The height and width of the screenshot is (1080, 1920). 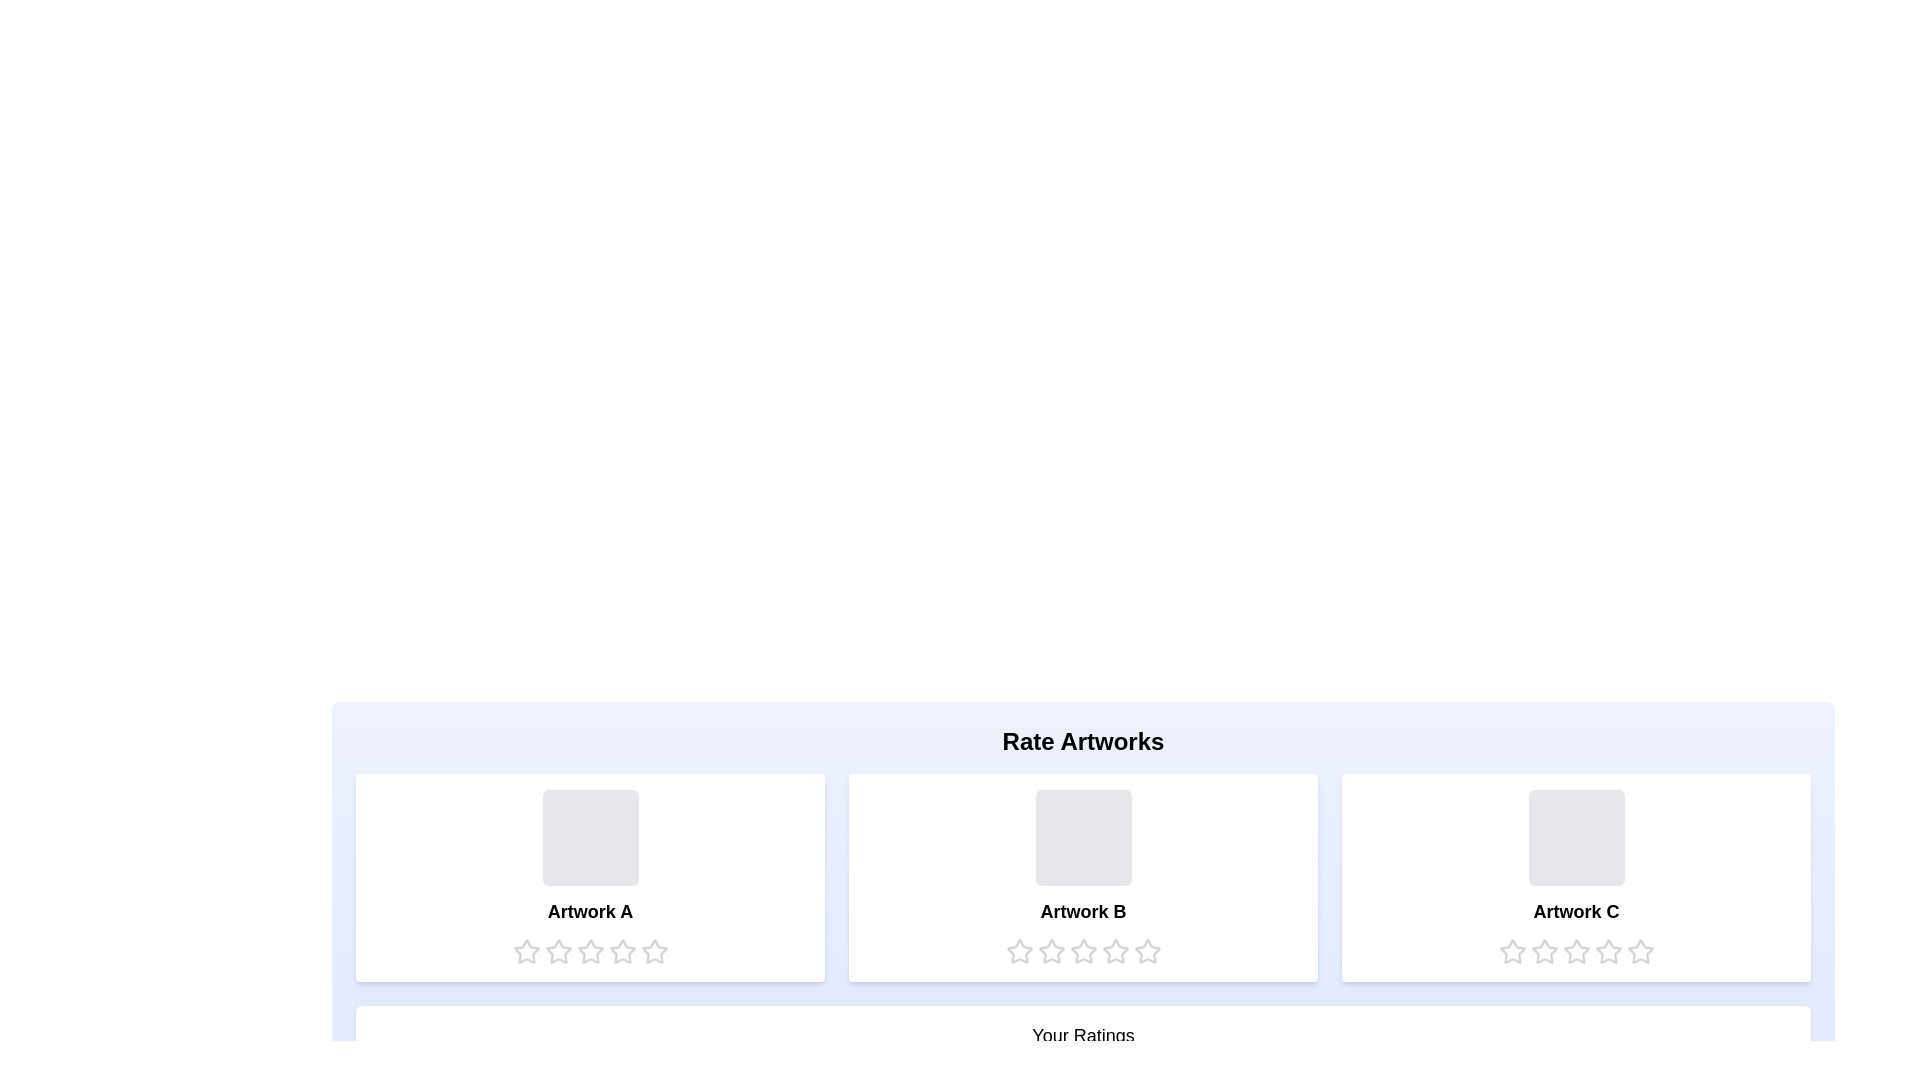 What do you see at coordinates (1543, 951) in the screenshot?
I see `the star corresponding to the rating 2 for the artwork Artwork C` at bounding box center [1543, 951].